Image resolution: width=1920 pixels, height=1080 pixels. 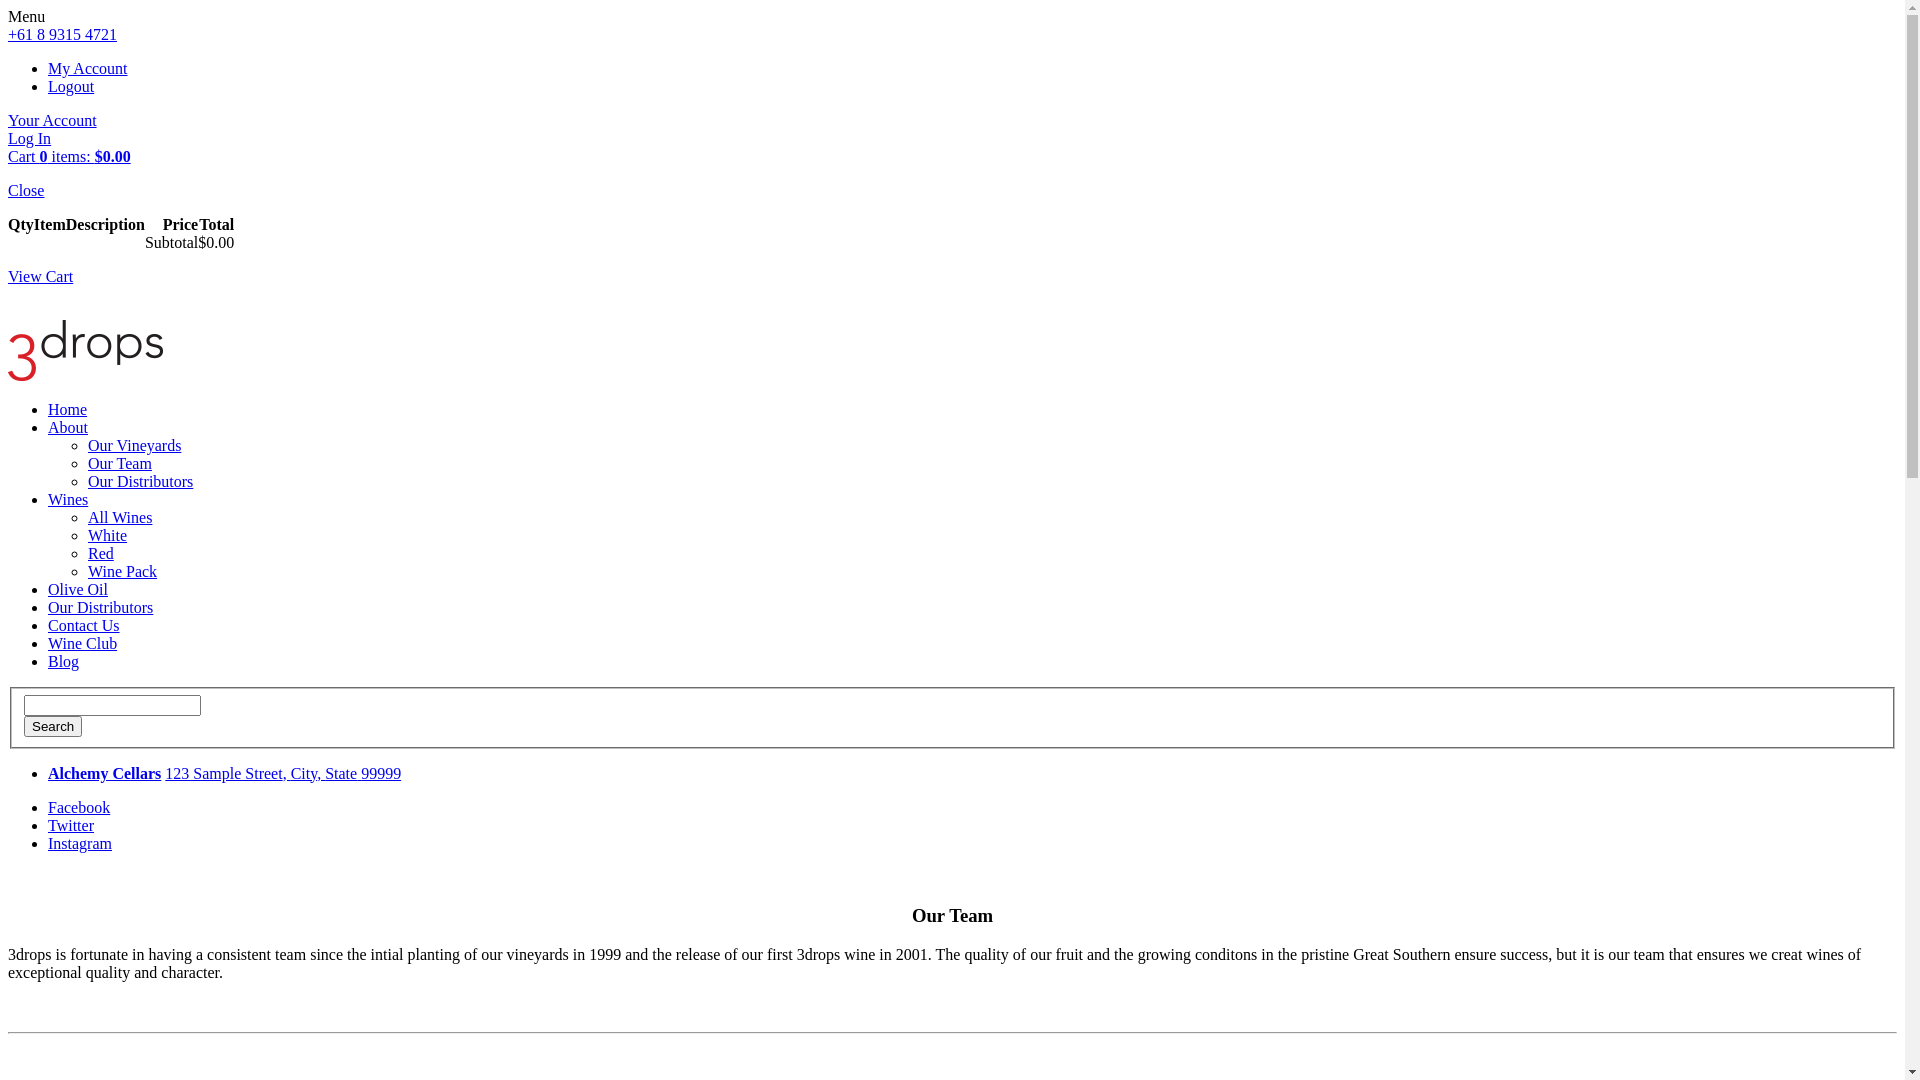 I want to click on 'Red', so click(x=99, y=553).